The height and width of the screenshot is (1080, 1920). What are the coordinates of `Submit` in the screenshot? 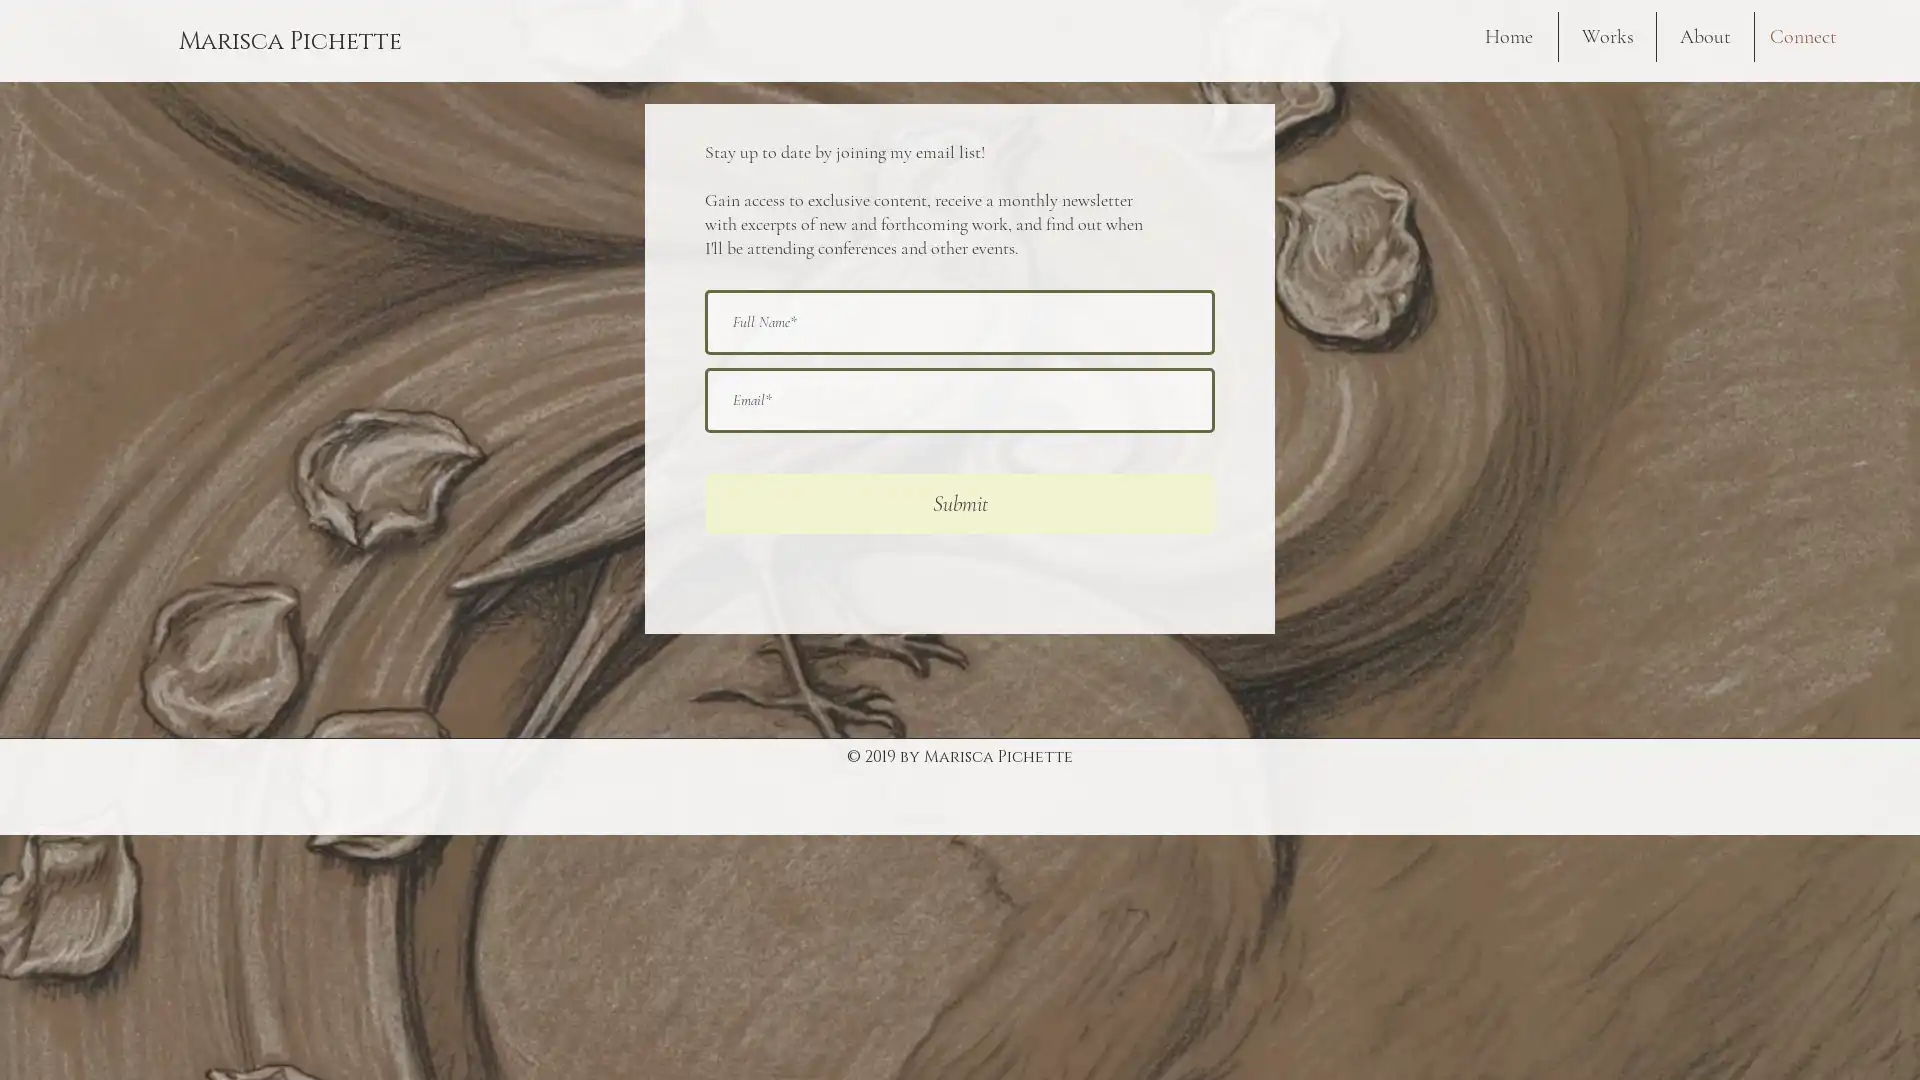 It's located at (960, 503).